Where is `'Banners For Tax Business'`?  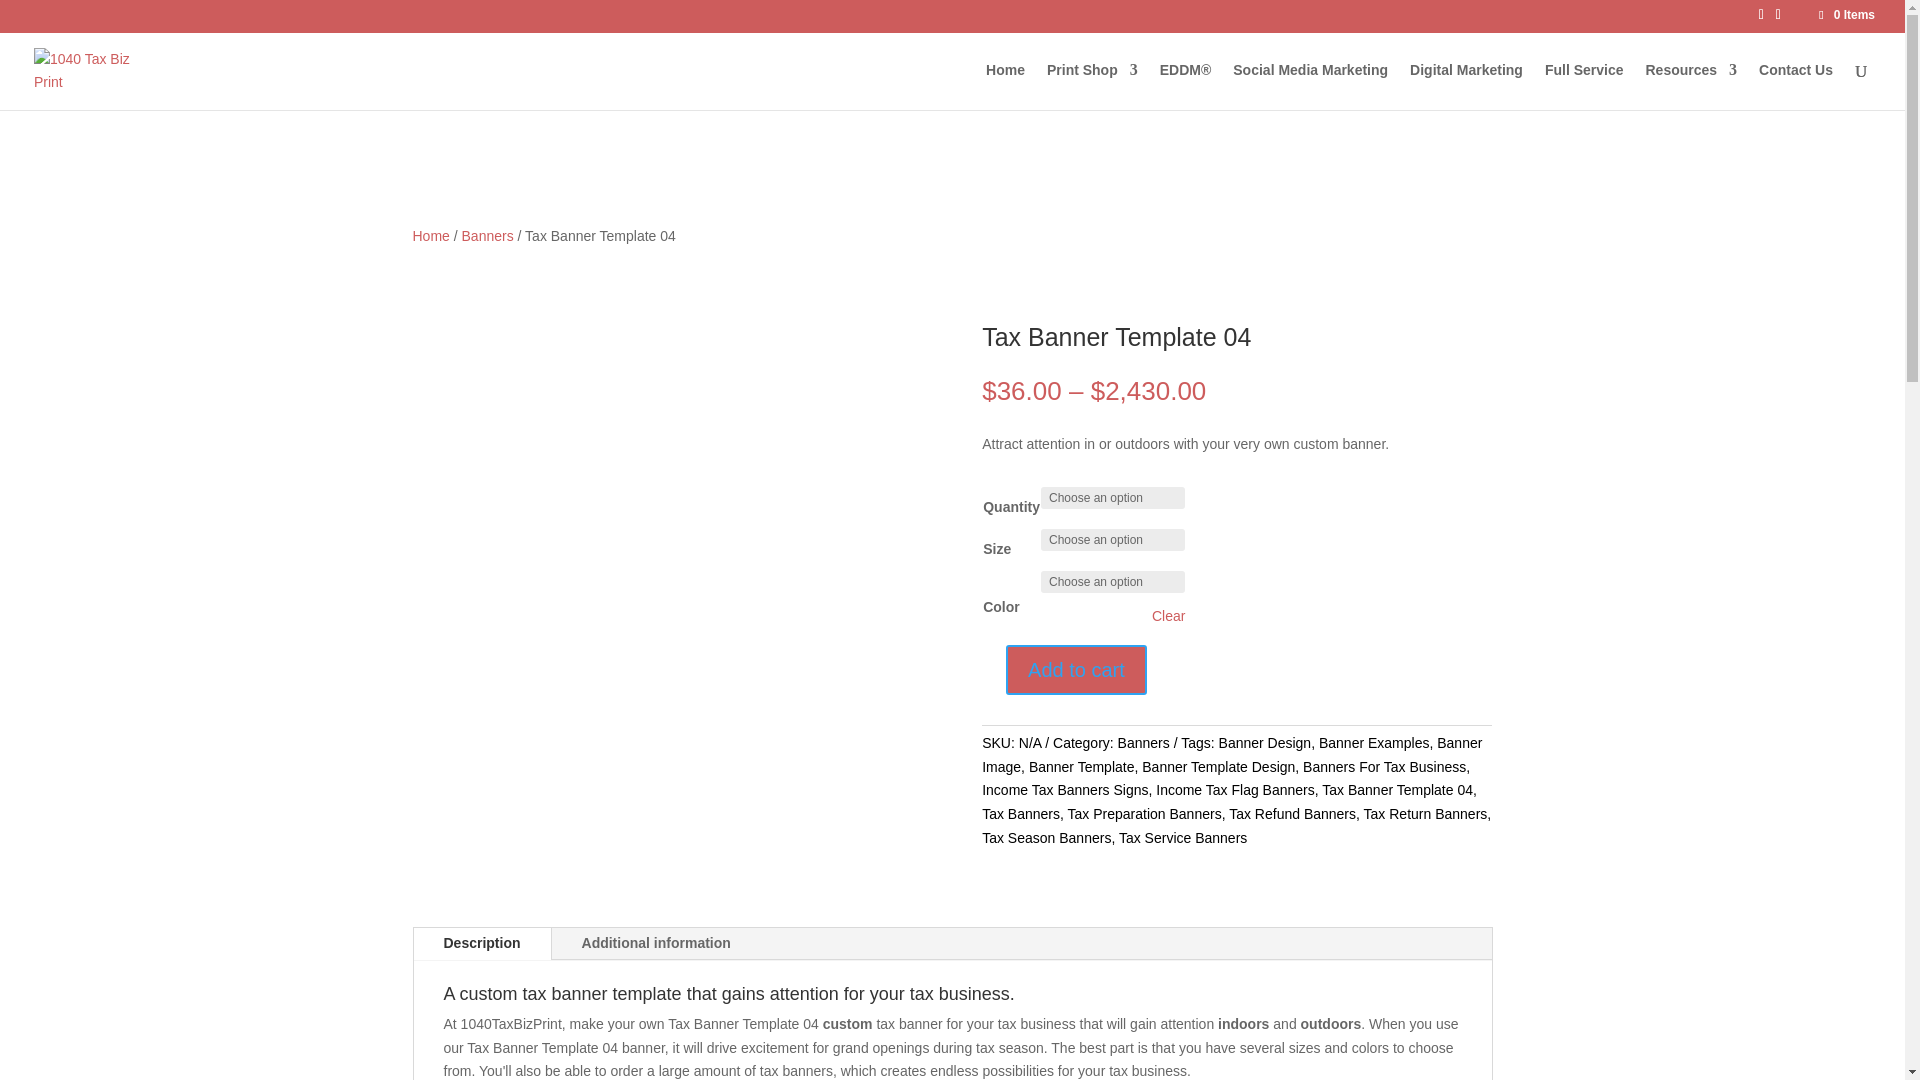
'Banners For Tax Business' is located at coordinates (1383, 766).